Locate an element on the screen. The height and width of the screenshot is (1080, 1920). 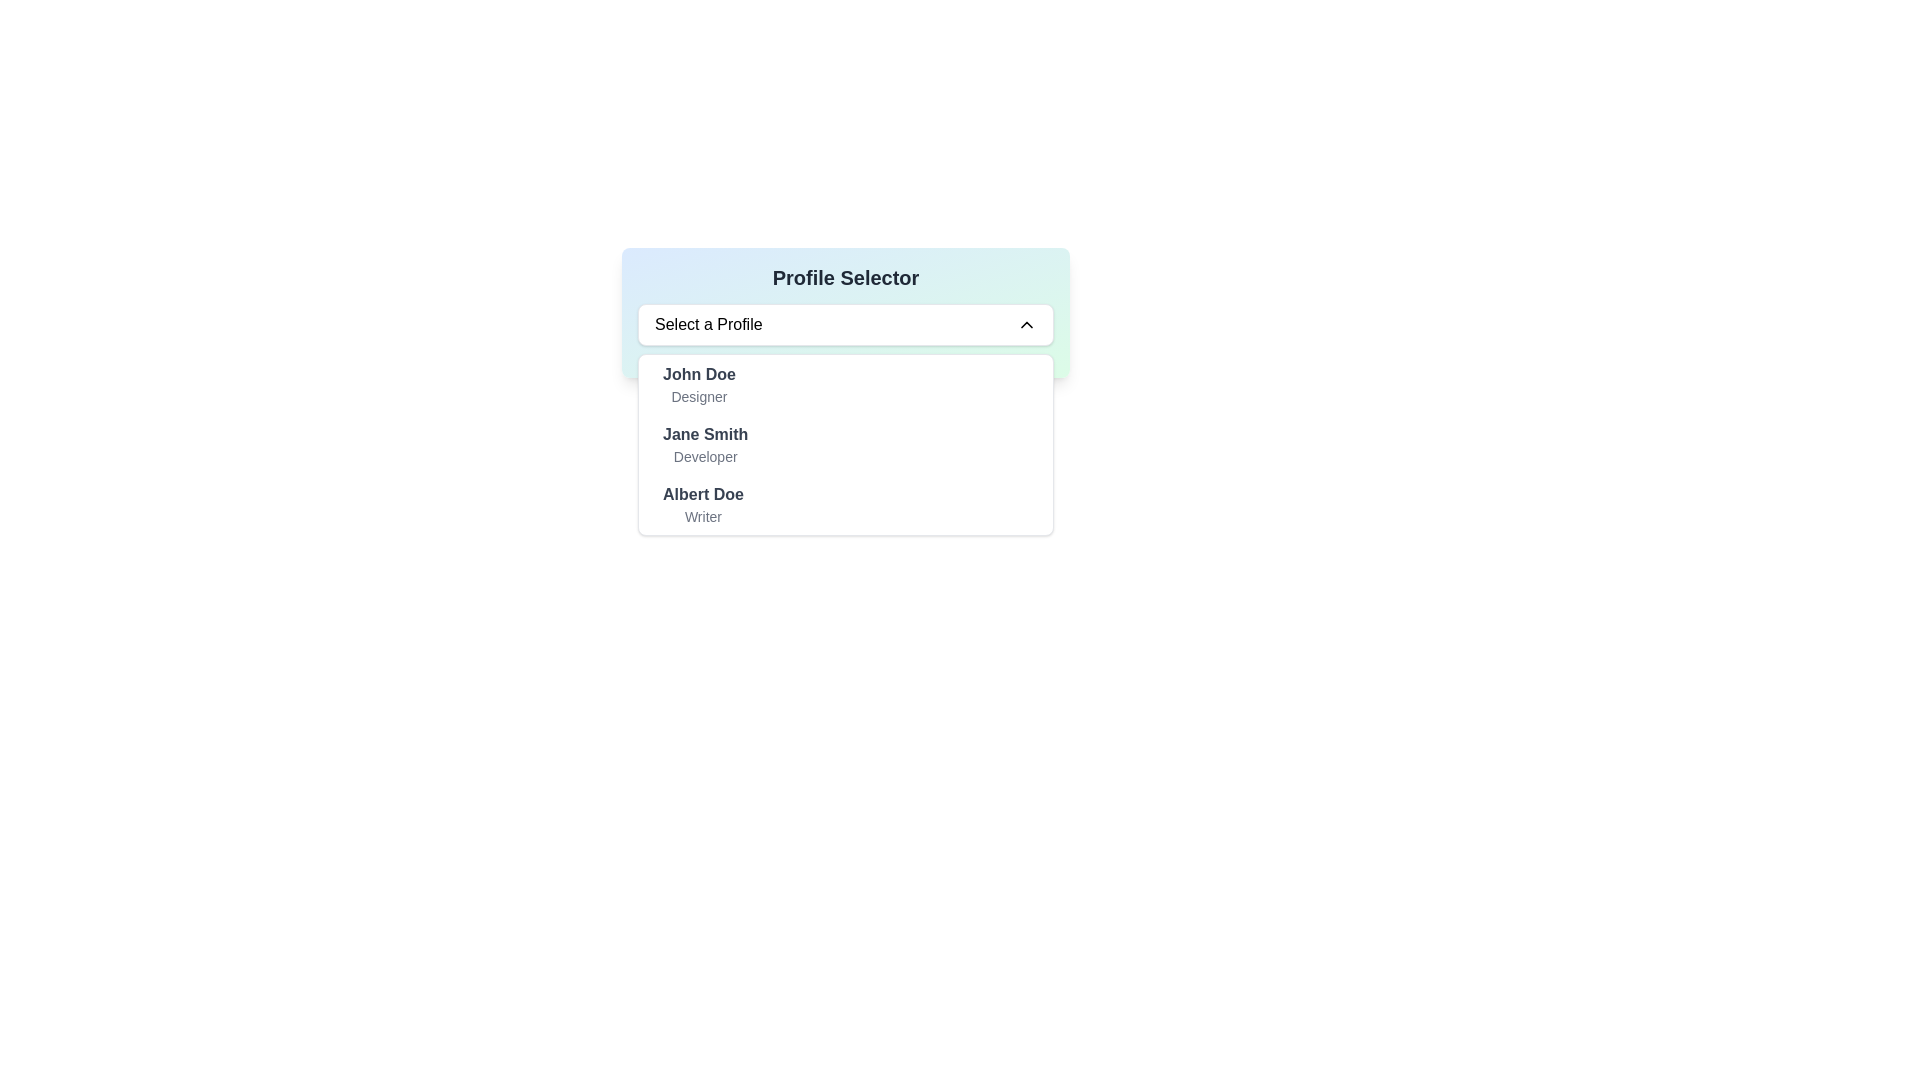
the third option in the dropdown menu that displays the name 'Albert Doe' styled in bold dark-gray font is located at coordinates (703, 494).